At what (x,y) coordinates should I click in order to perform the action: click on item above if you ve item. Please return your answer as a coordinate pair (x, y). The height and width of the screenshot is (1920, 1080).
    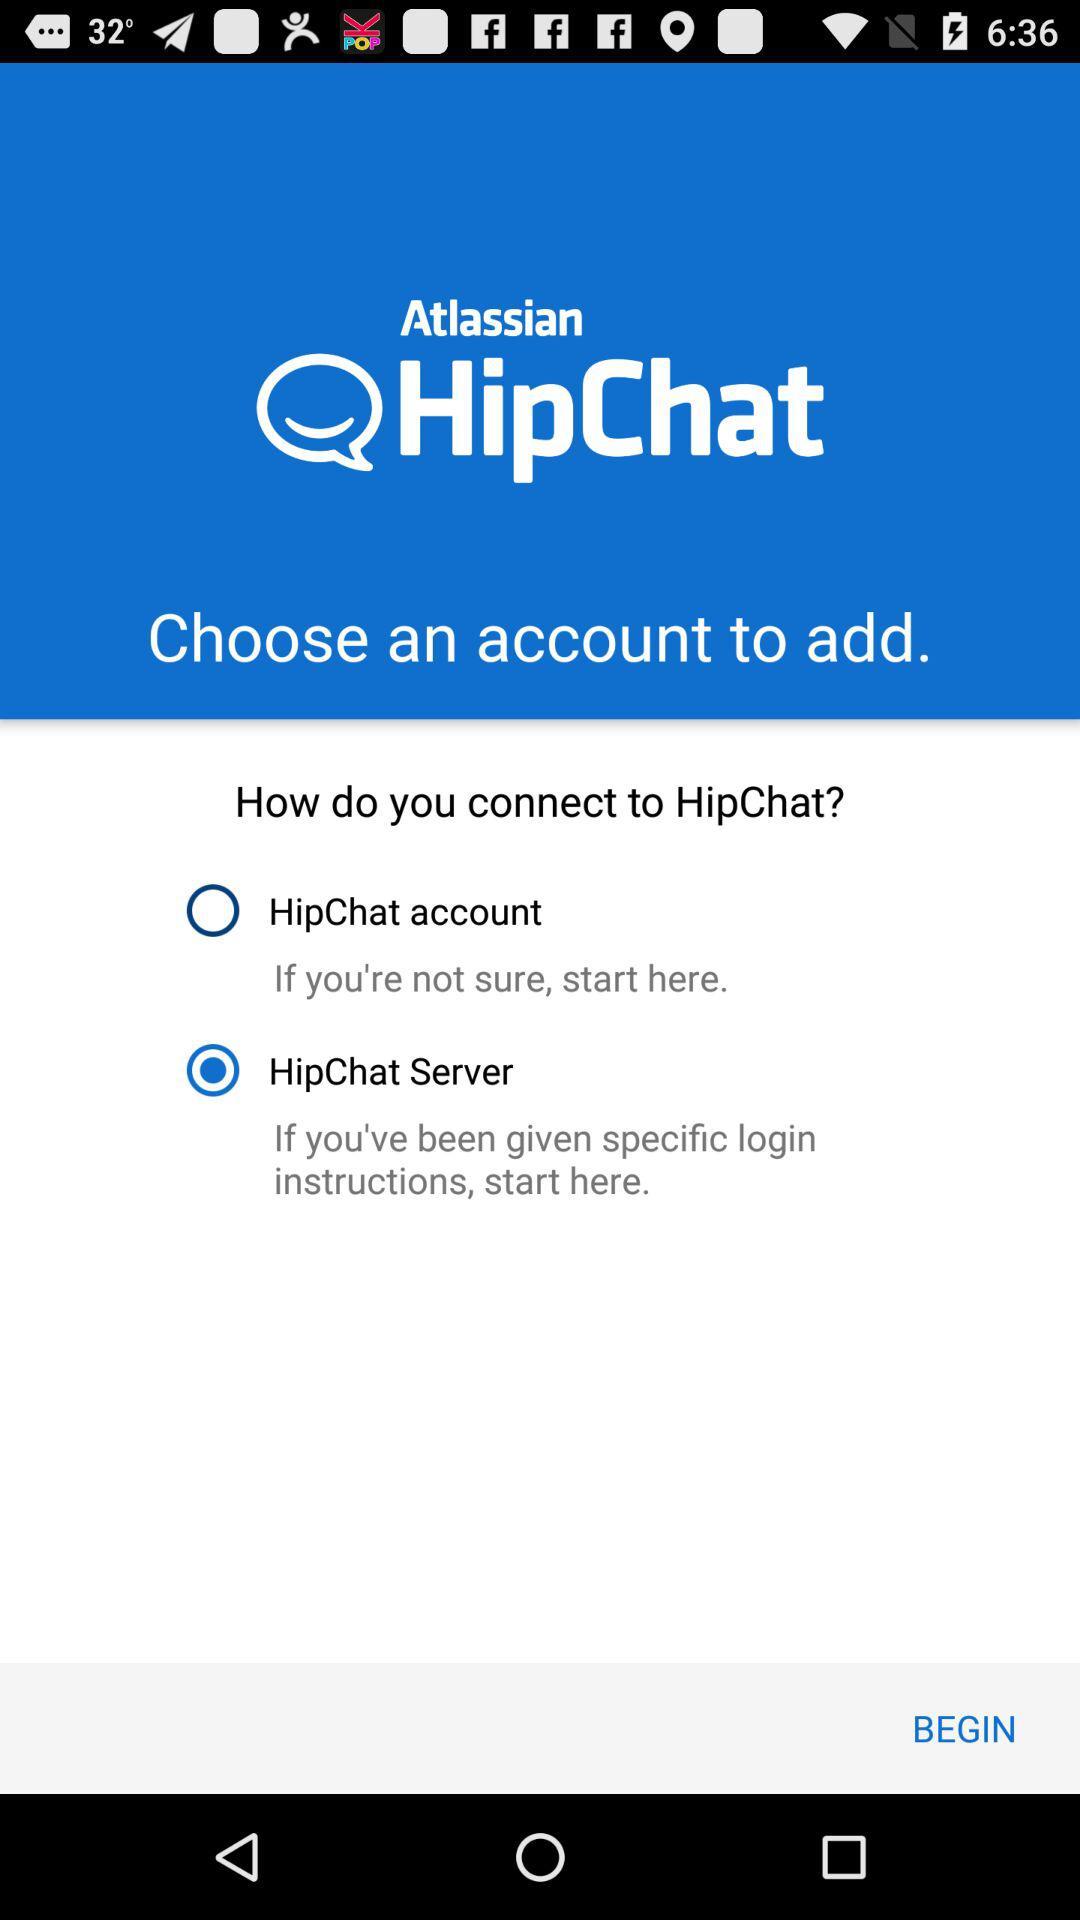
    Looking at the image, I should click on (348, 1069).